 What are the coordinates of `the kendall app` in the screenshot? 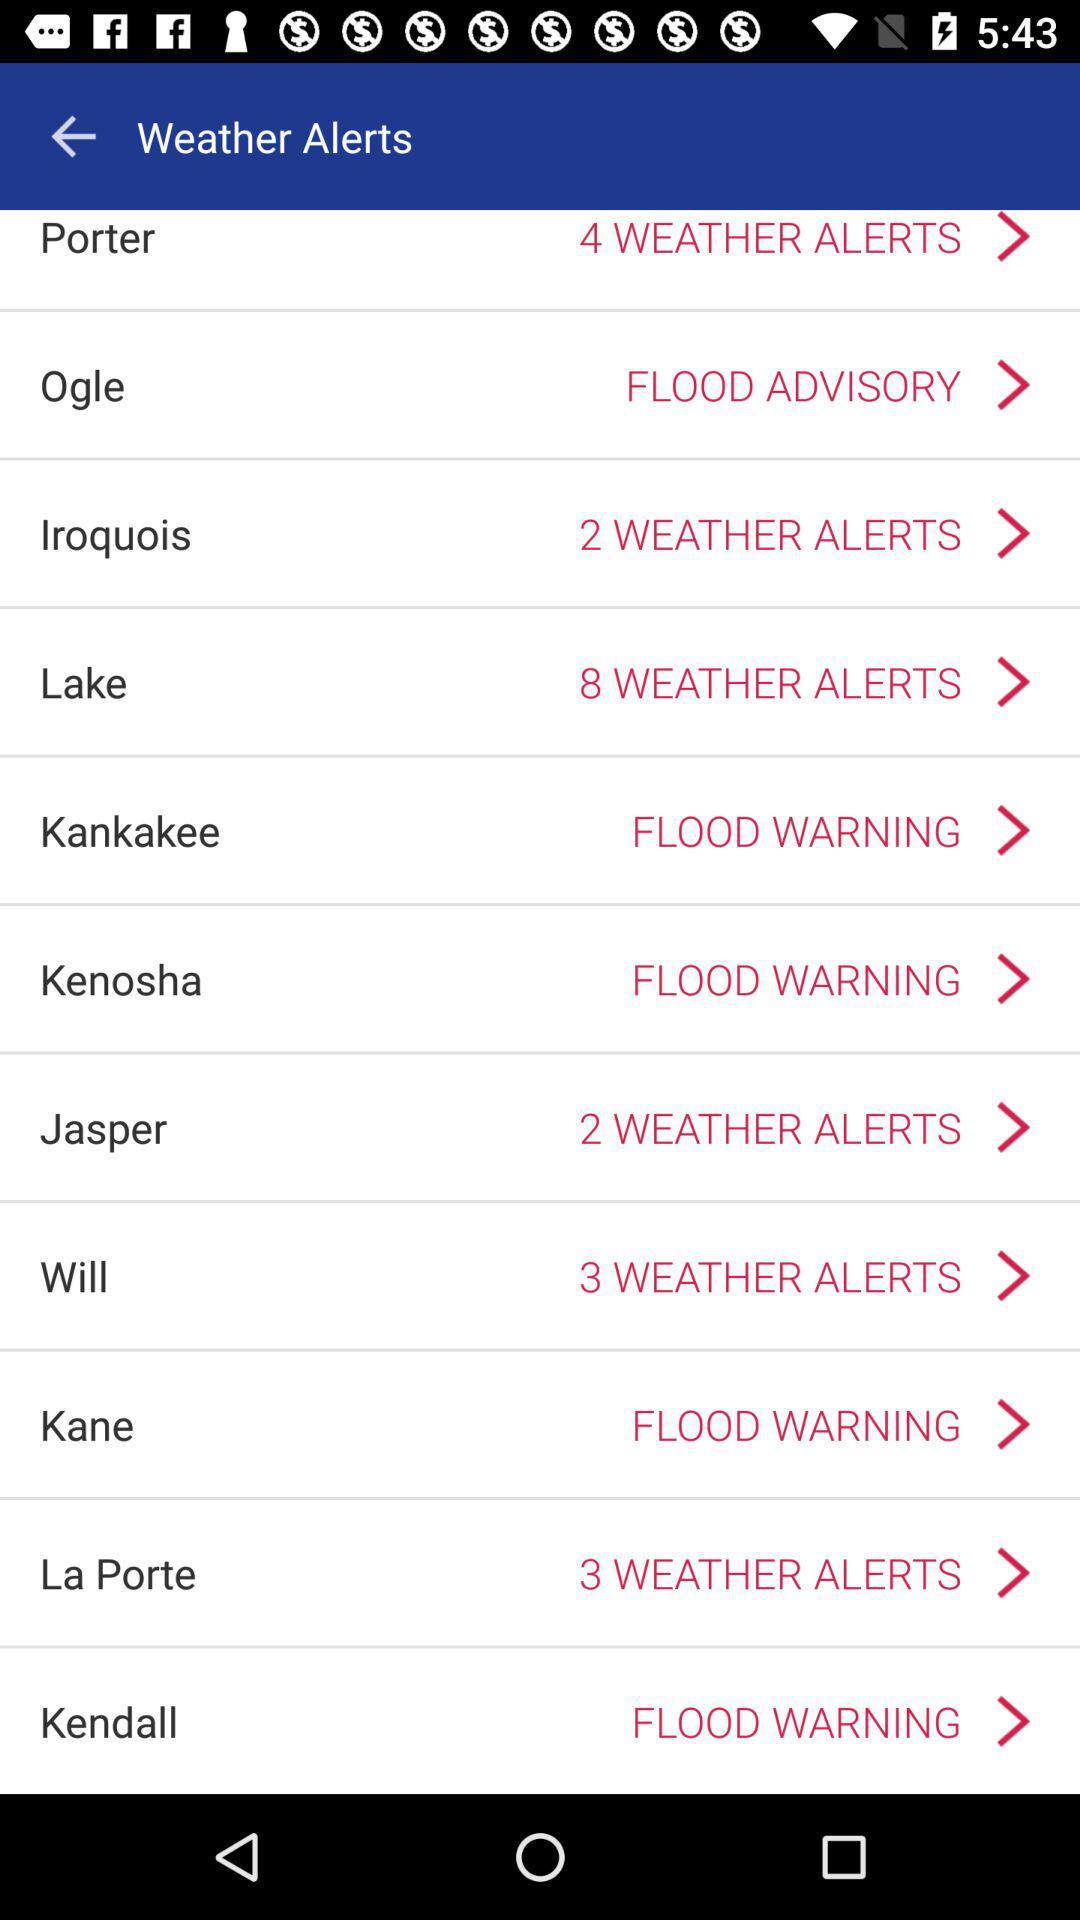 It's located at (109, 1720).